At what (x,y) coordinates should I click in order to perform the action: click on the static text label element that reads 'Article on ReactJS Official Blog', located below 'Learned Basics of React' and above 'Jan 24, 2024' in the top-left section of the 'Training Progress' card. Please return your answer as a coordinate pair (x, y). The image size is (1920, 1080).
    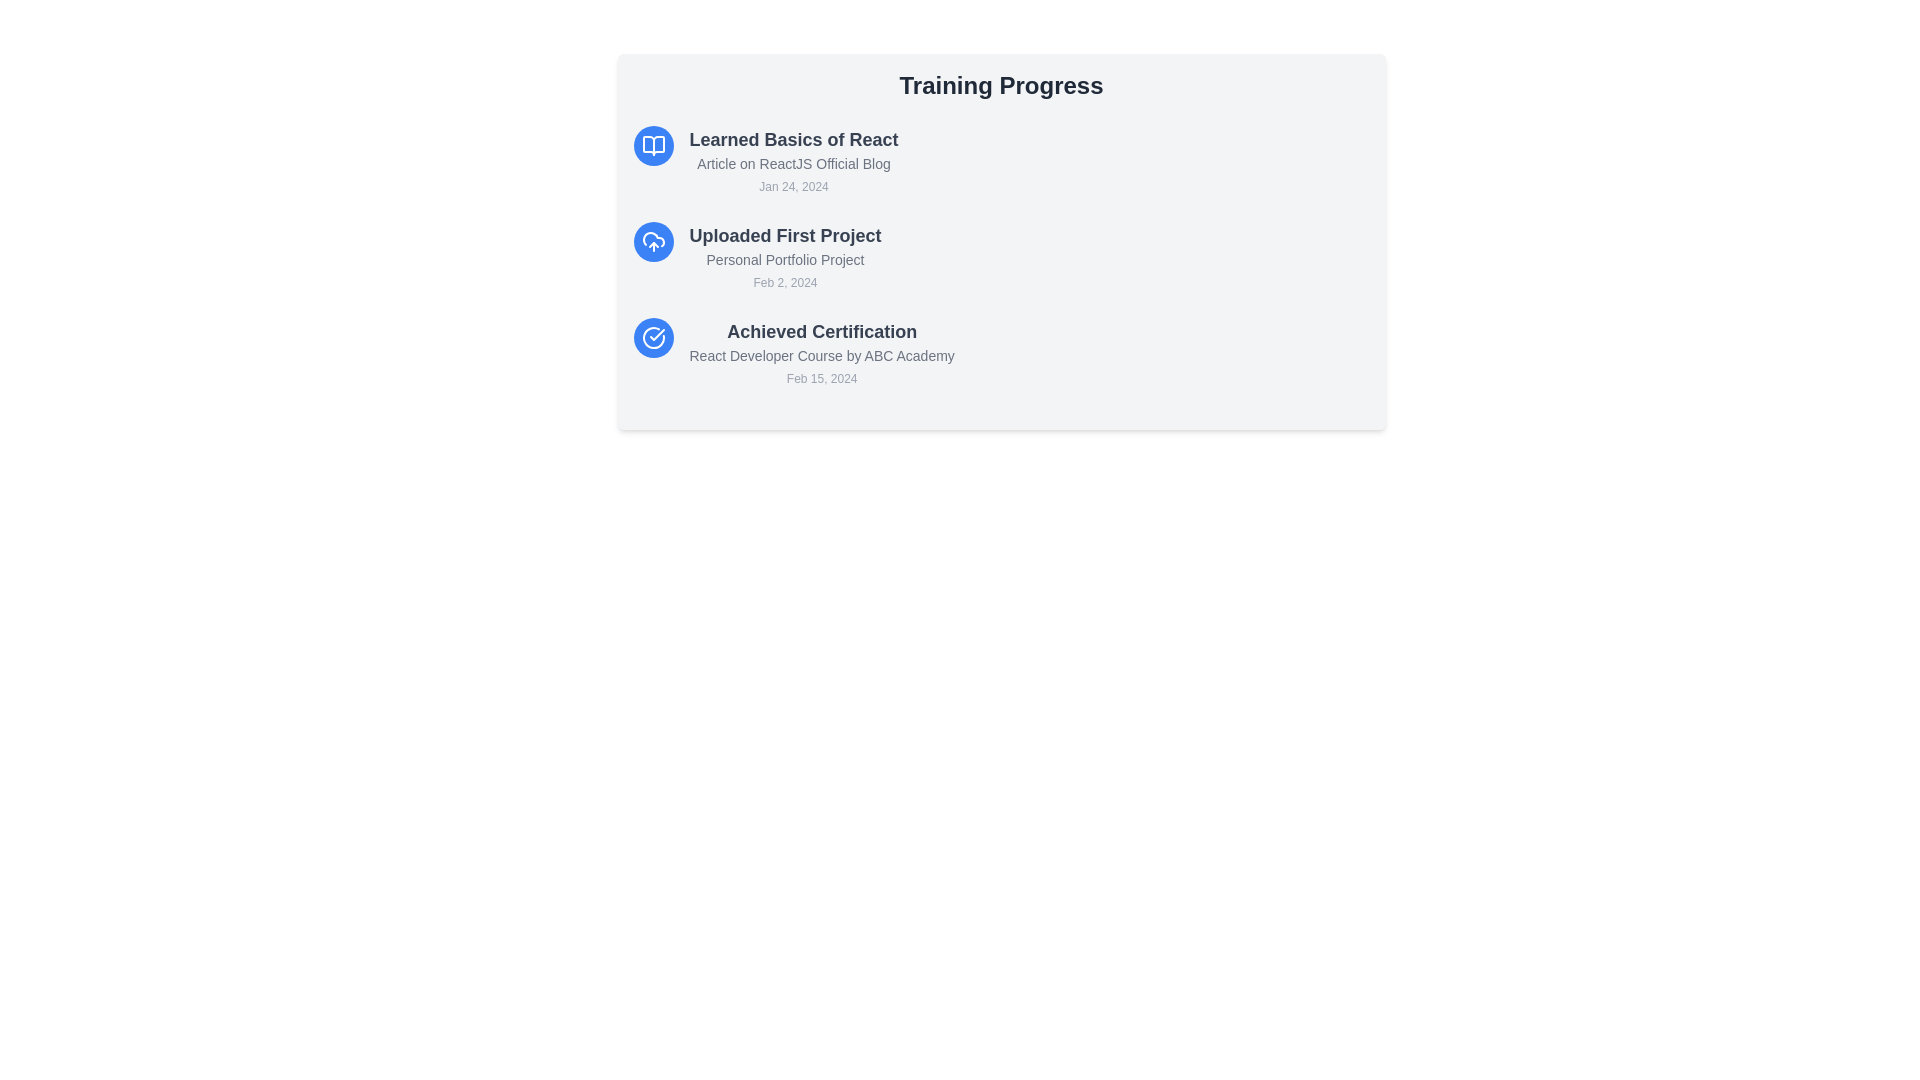
    Looking at the image, I should click on (793, 163).